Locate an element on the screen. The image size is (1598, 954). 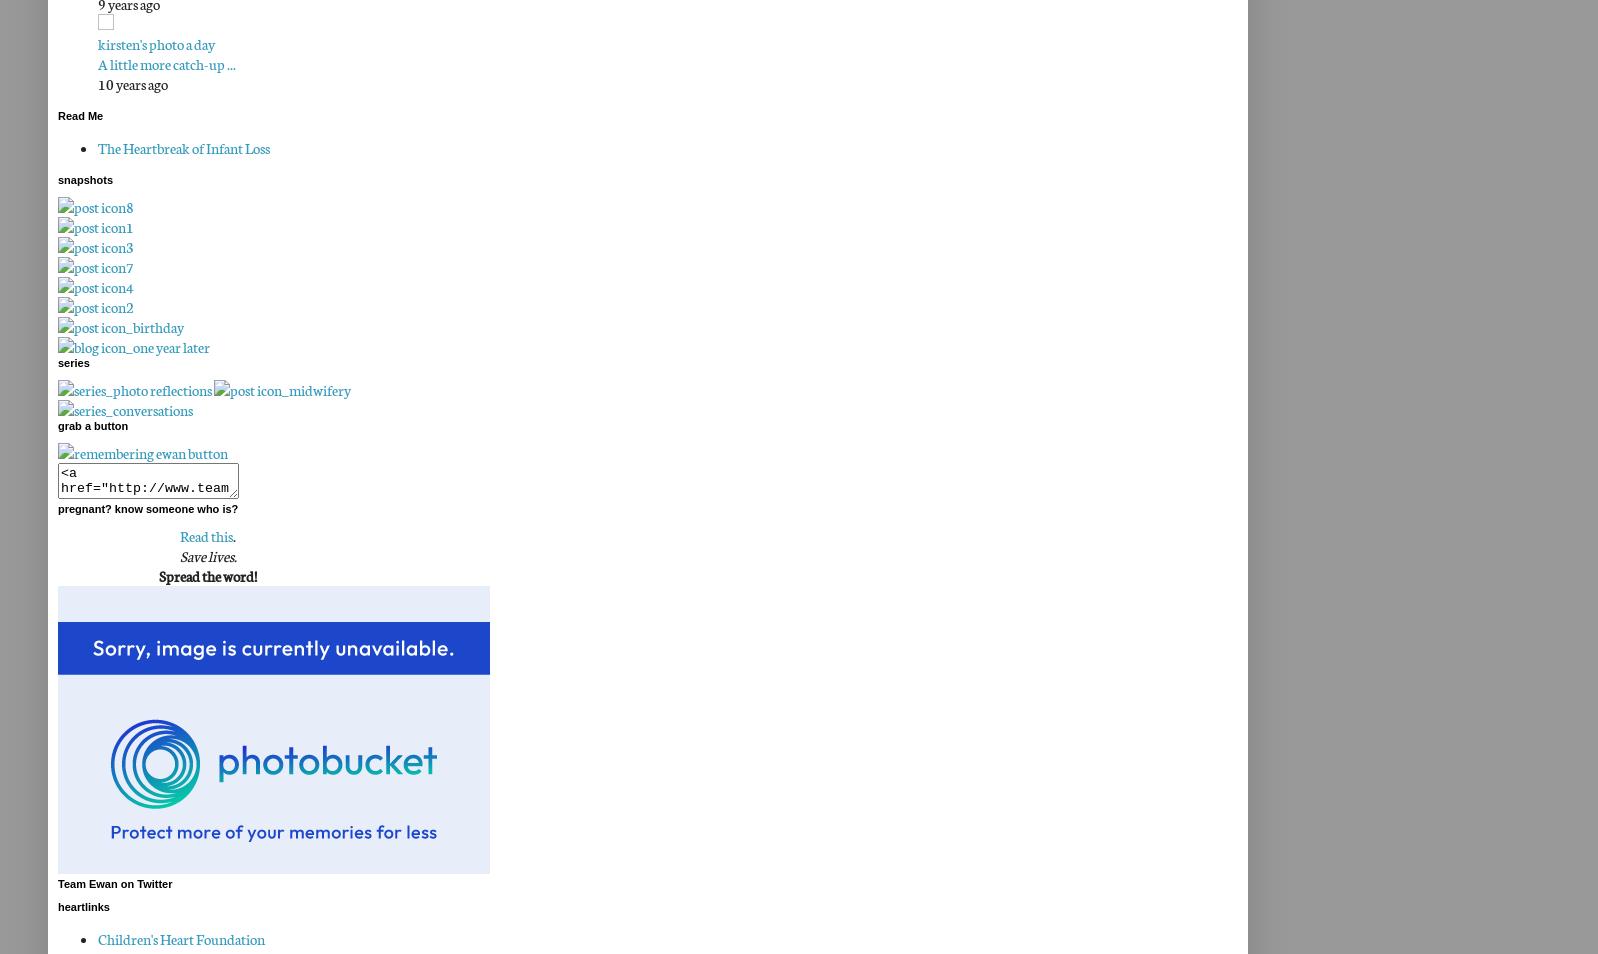
'snapshots' is located at coordinates (84, 179).